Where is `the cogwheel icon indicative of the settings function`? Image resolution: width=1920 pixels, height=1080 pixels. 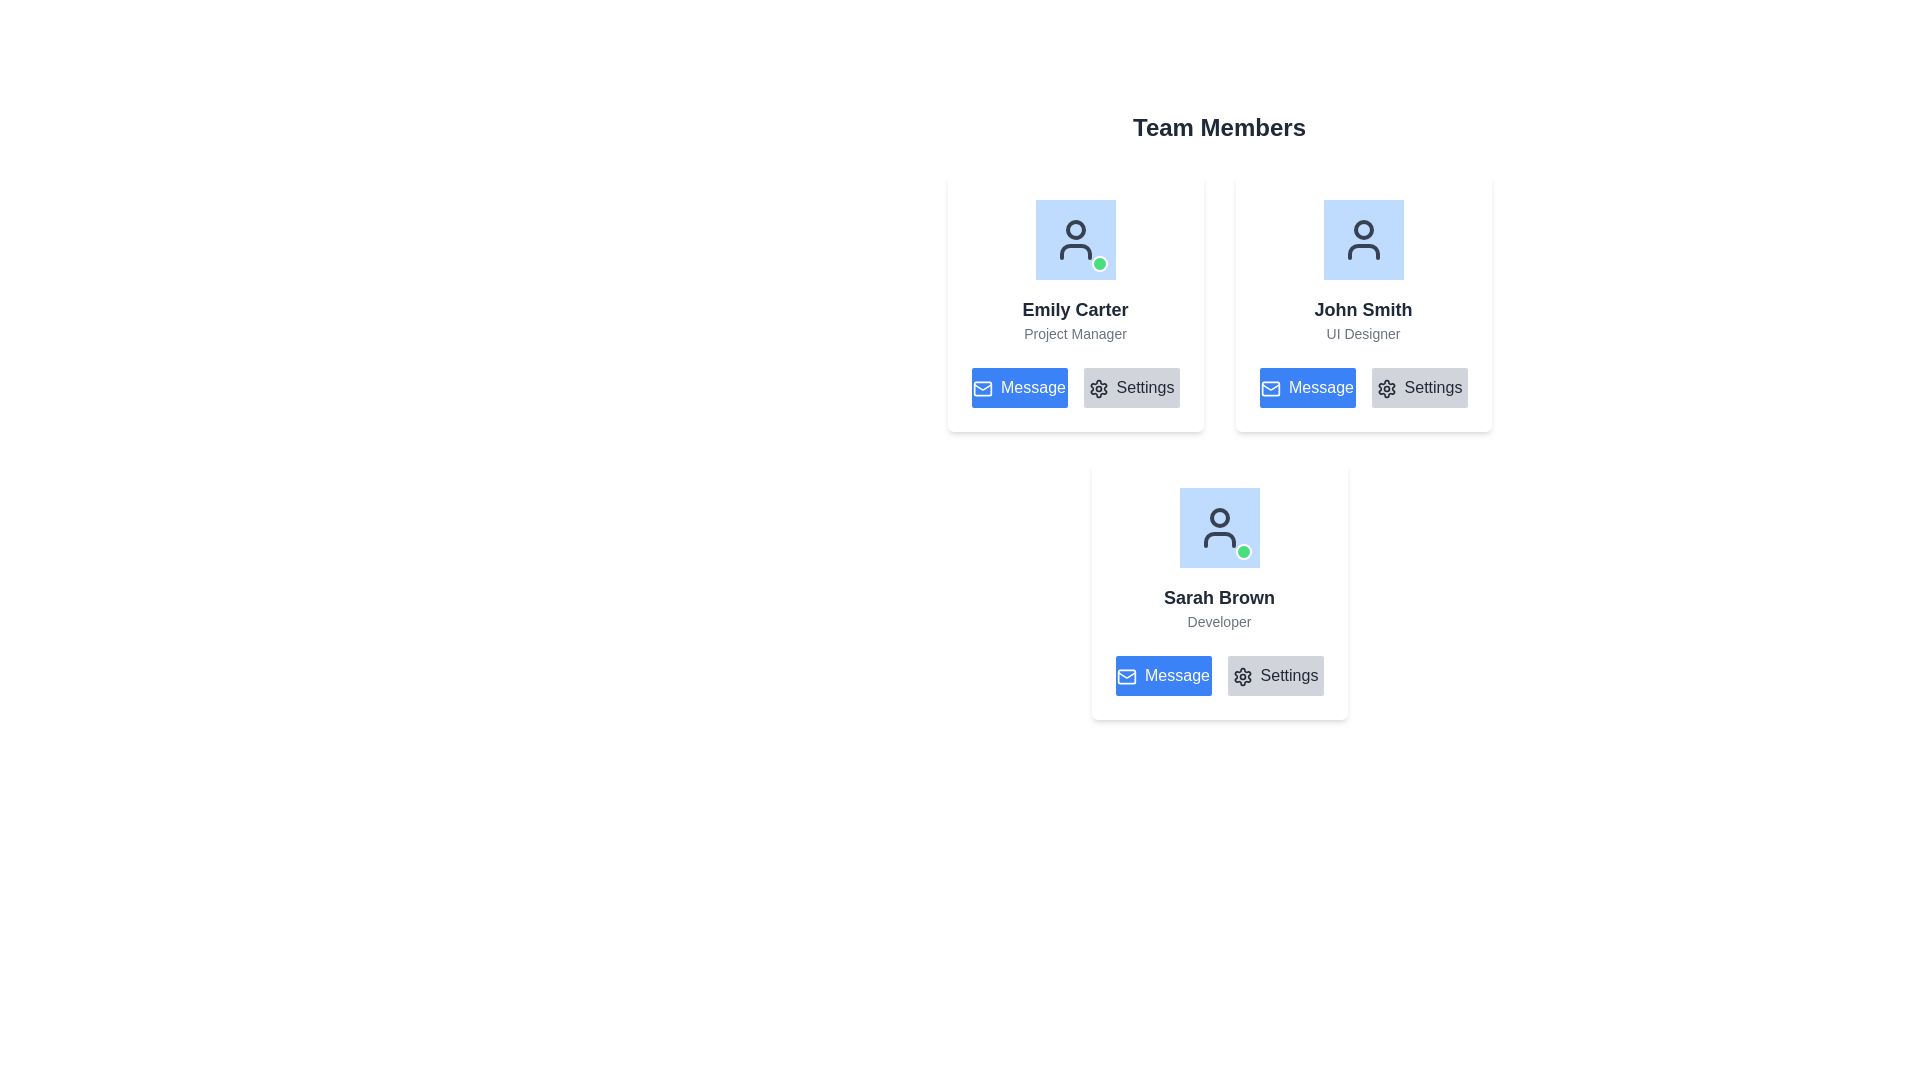 the cogwheel icon indicative of the settings function is located at coordinates (1241, 675).